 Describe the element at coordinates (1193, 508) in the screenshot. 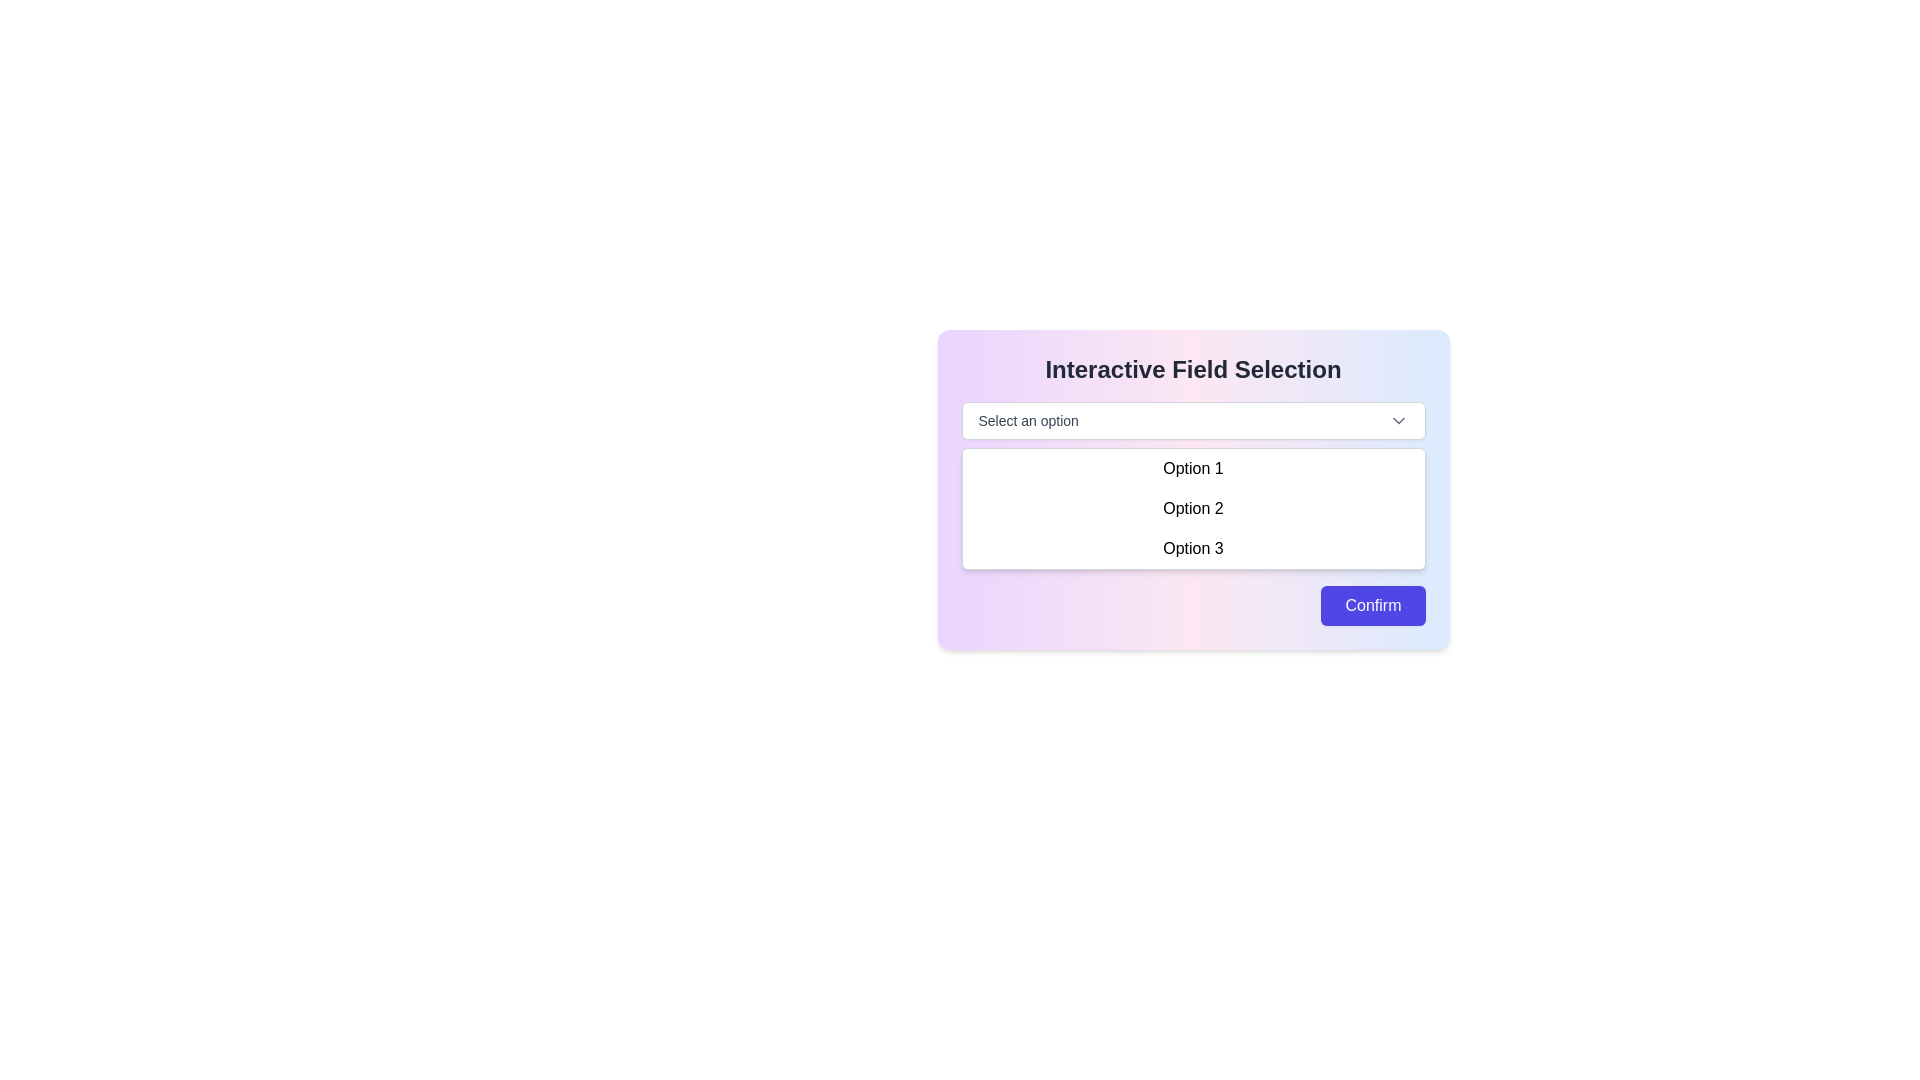

I see `the options in the dropdown menu located below the 'Select an option' text` at that location.